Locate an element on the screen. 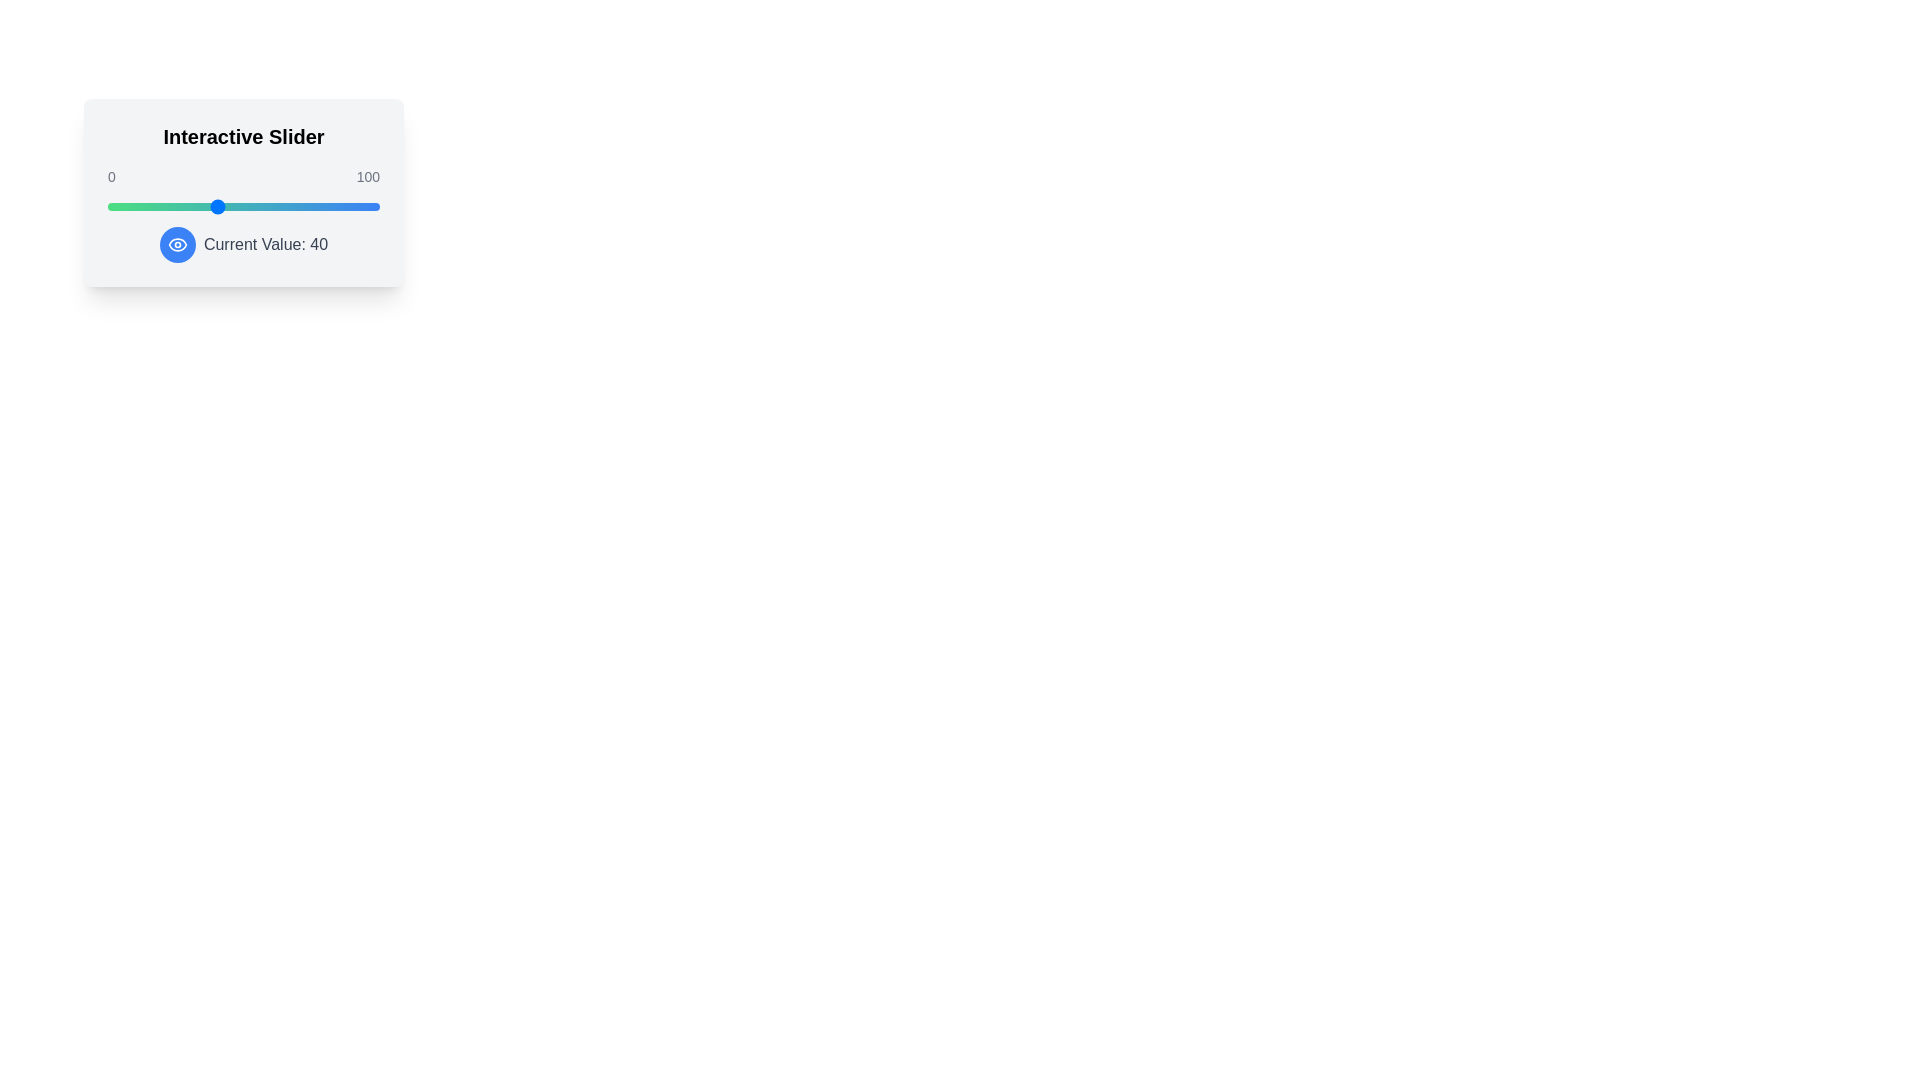 The width and height of the screenshot is (1920, 1080). the slider to set its value to 69 is located at coordinates (294, 207).